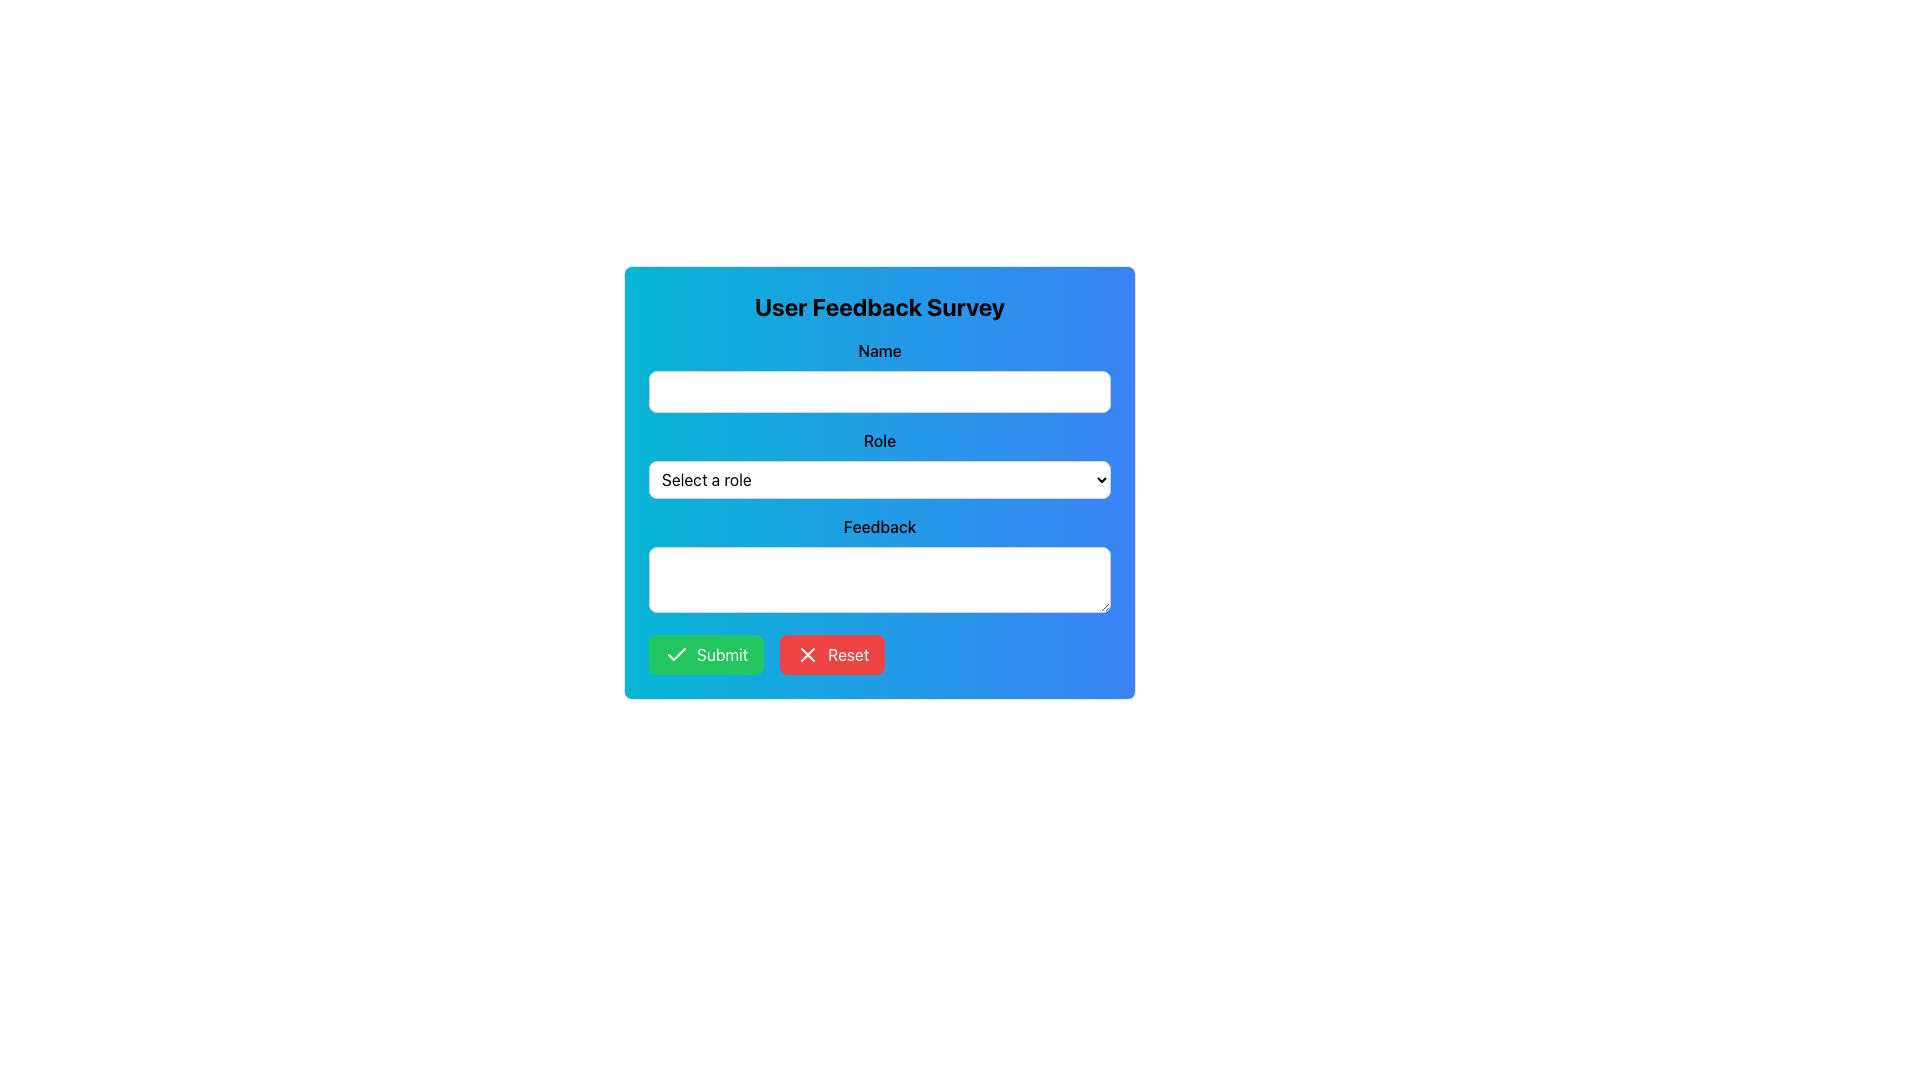 This screenshot has width=1920, height=1080. I want to click on the green 'Submit' button which contains a confirmation icon, located in the bottom-left corner of the user interface, so click(676, 654).